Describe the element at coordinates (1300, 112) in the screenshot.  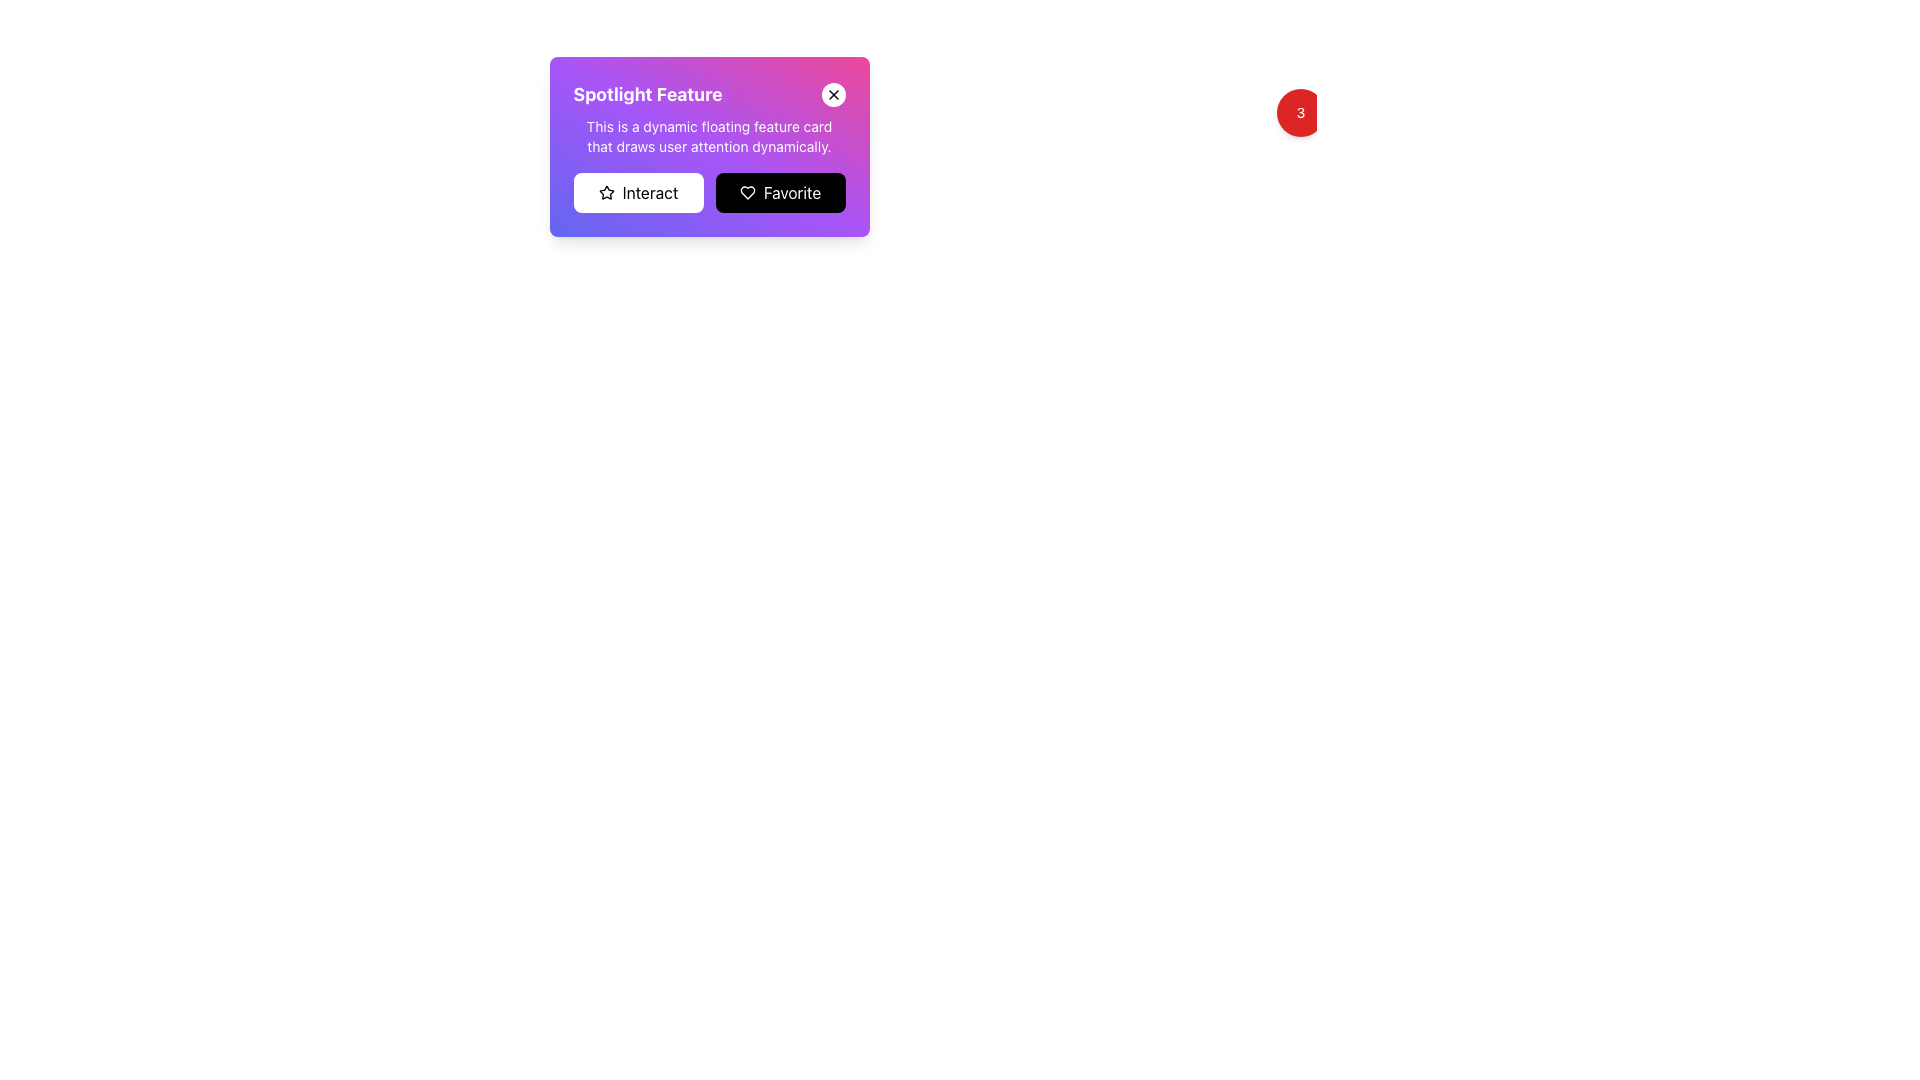
I see `displayed number '3' on the circular red badge located in the top-right corner of the interface` at that location.